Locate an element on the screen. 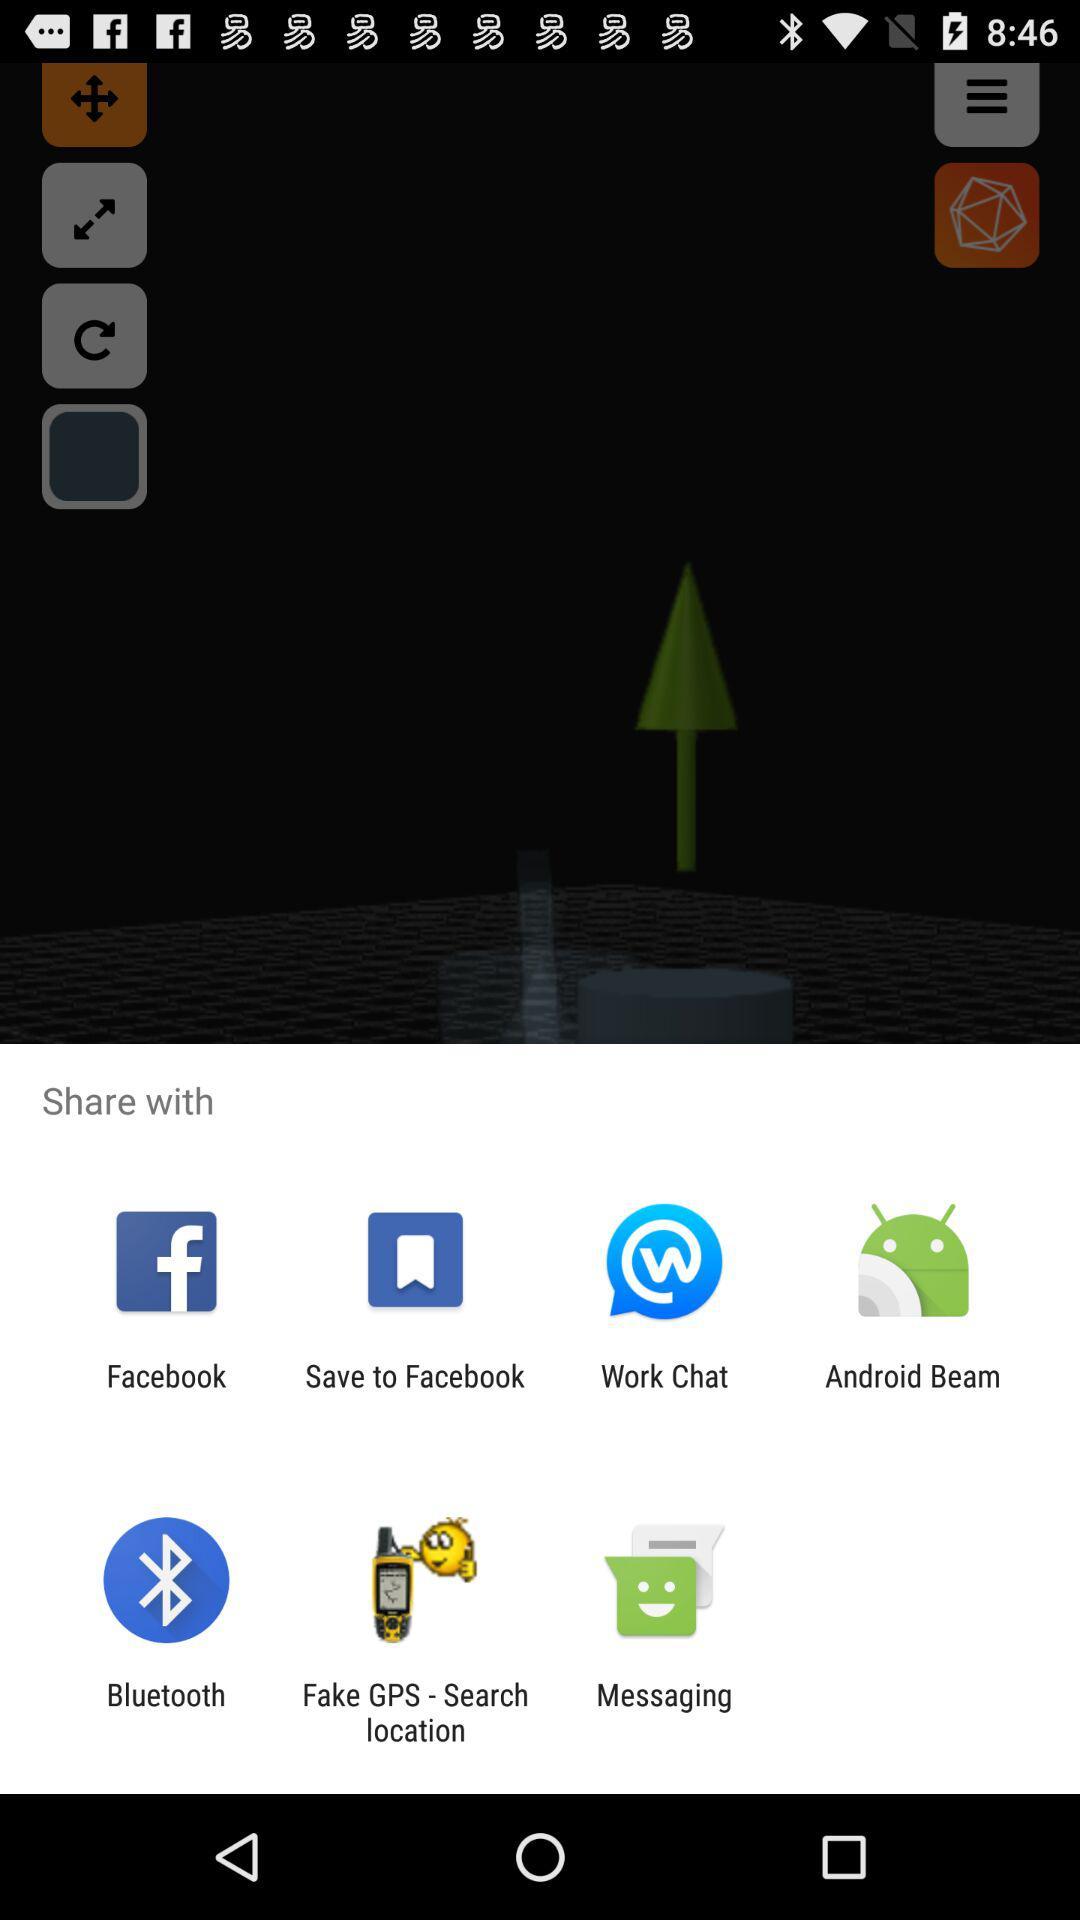  the app to the left of fake gps search is located at coordinates (165, 1711).